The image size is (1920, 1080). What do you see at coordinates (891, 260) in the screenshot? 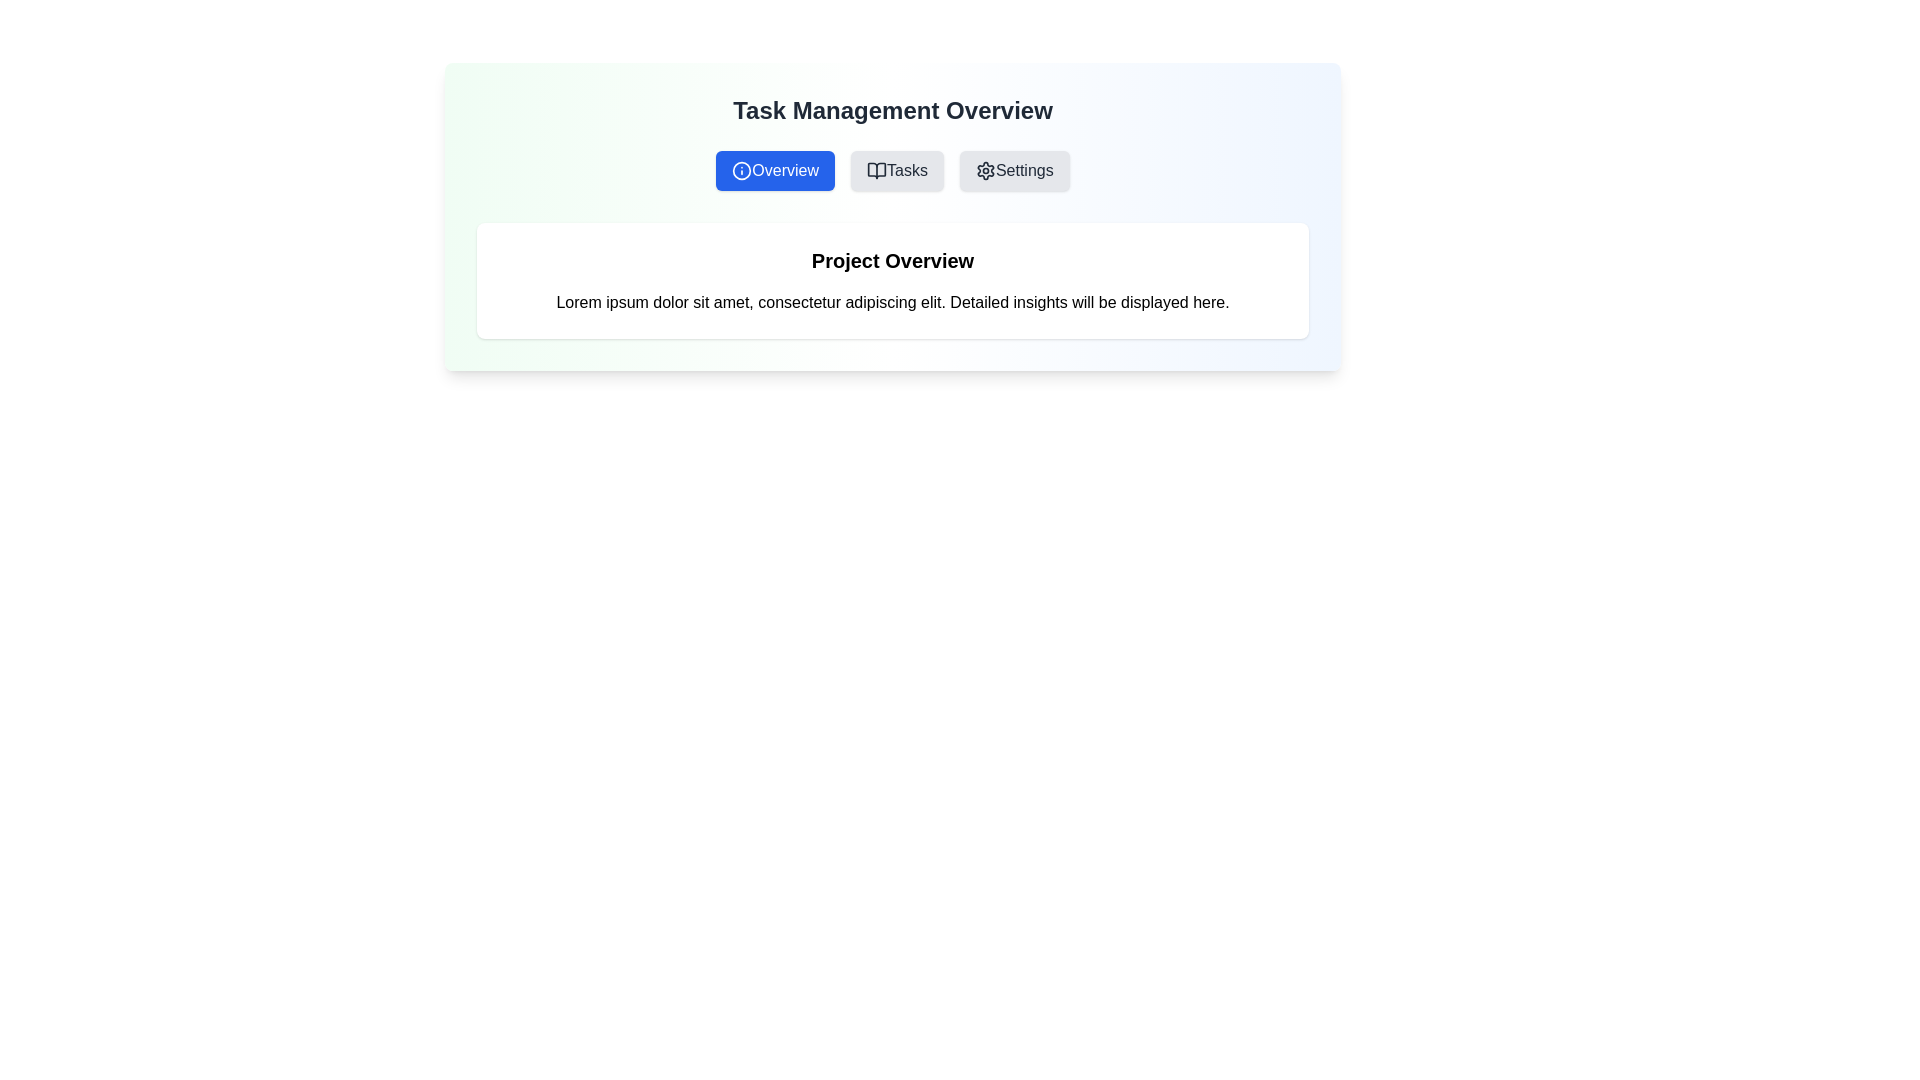
I see `the text heading element displaying 'Project Overview', which is prominently styled and located in the upper third of the interface` at bounding box center [891, 260].